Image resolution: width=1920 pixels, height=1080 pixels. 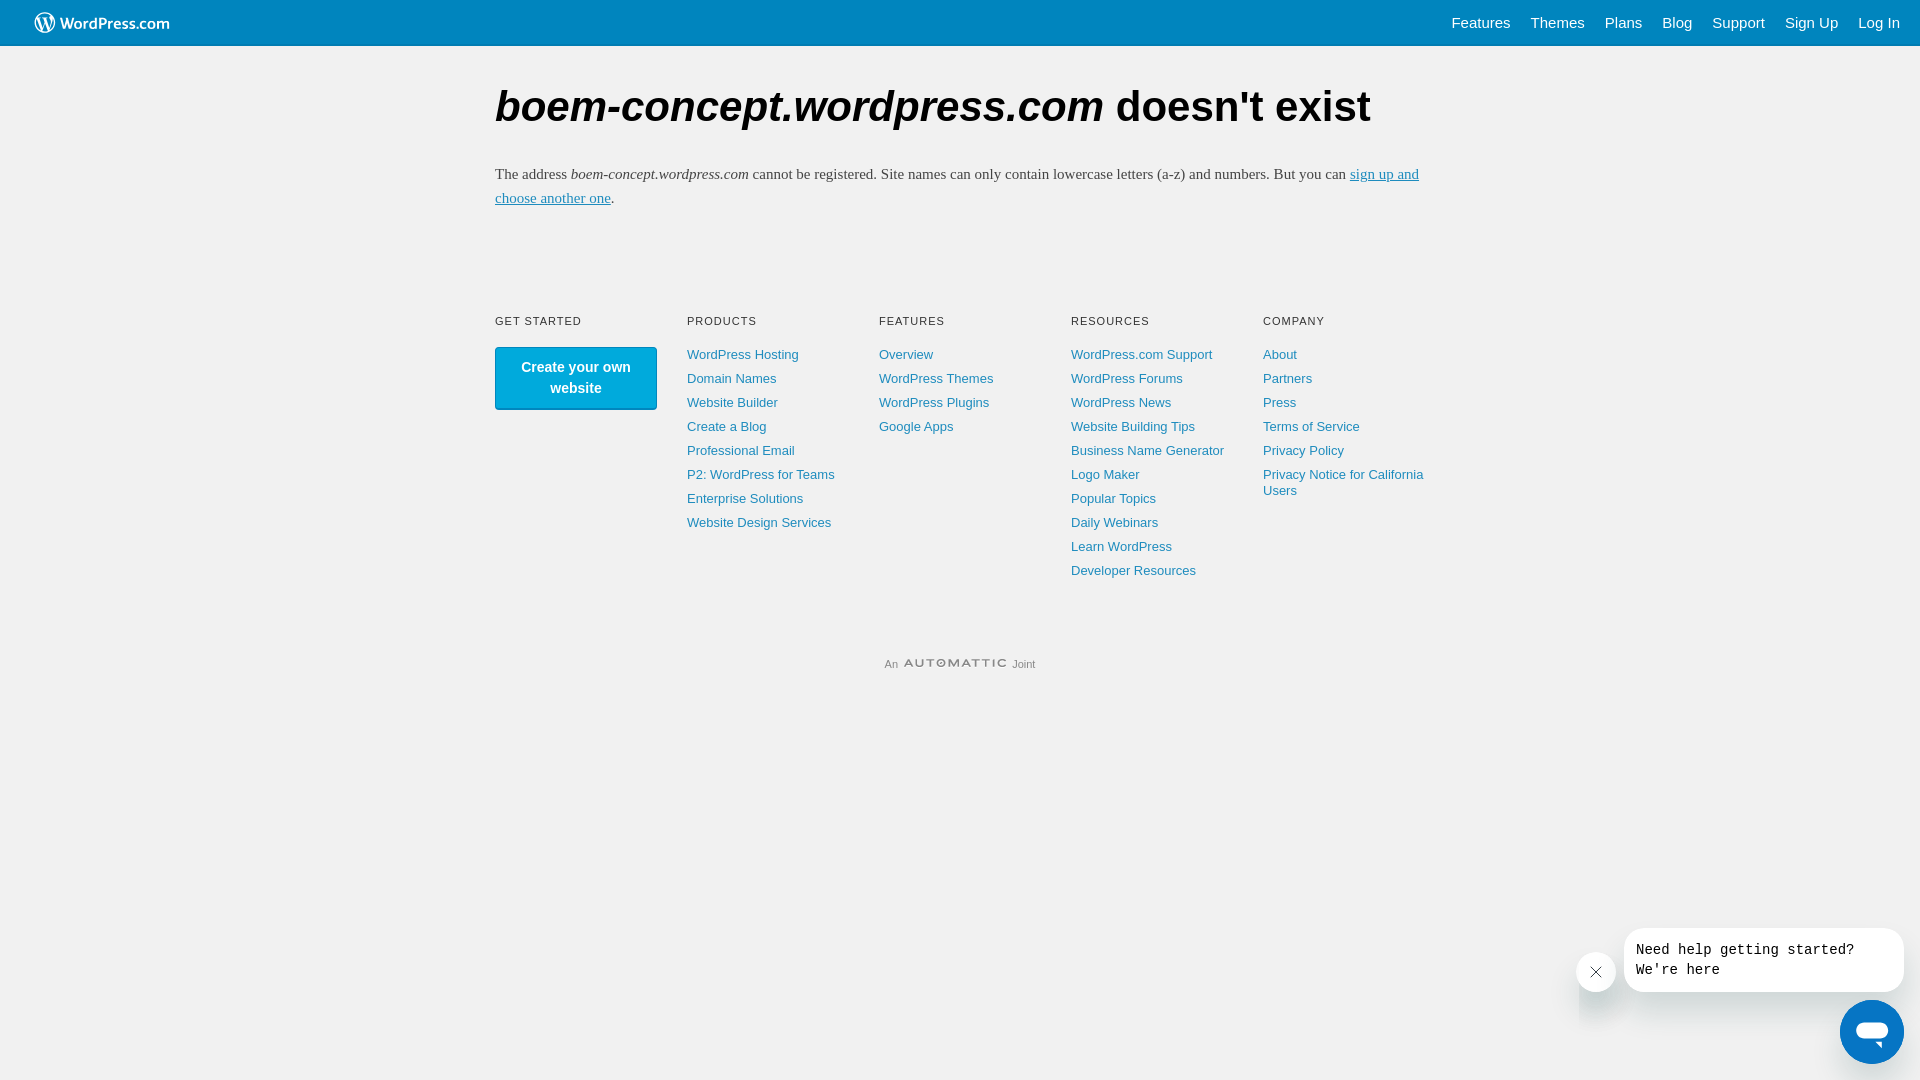 What do you see at coordinates (742, 353) in the screenshot?
I see `'WordPress Hosting'` at bounding box center [742, 353].